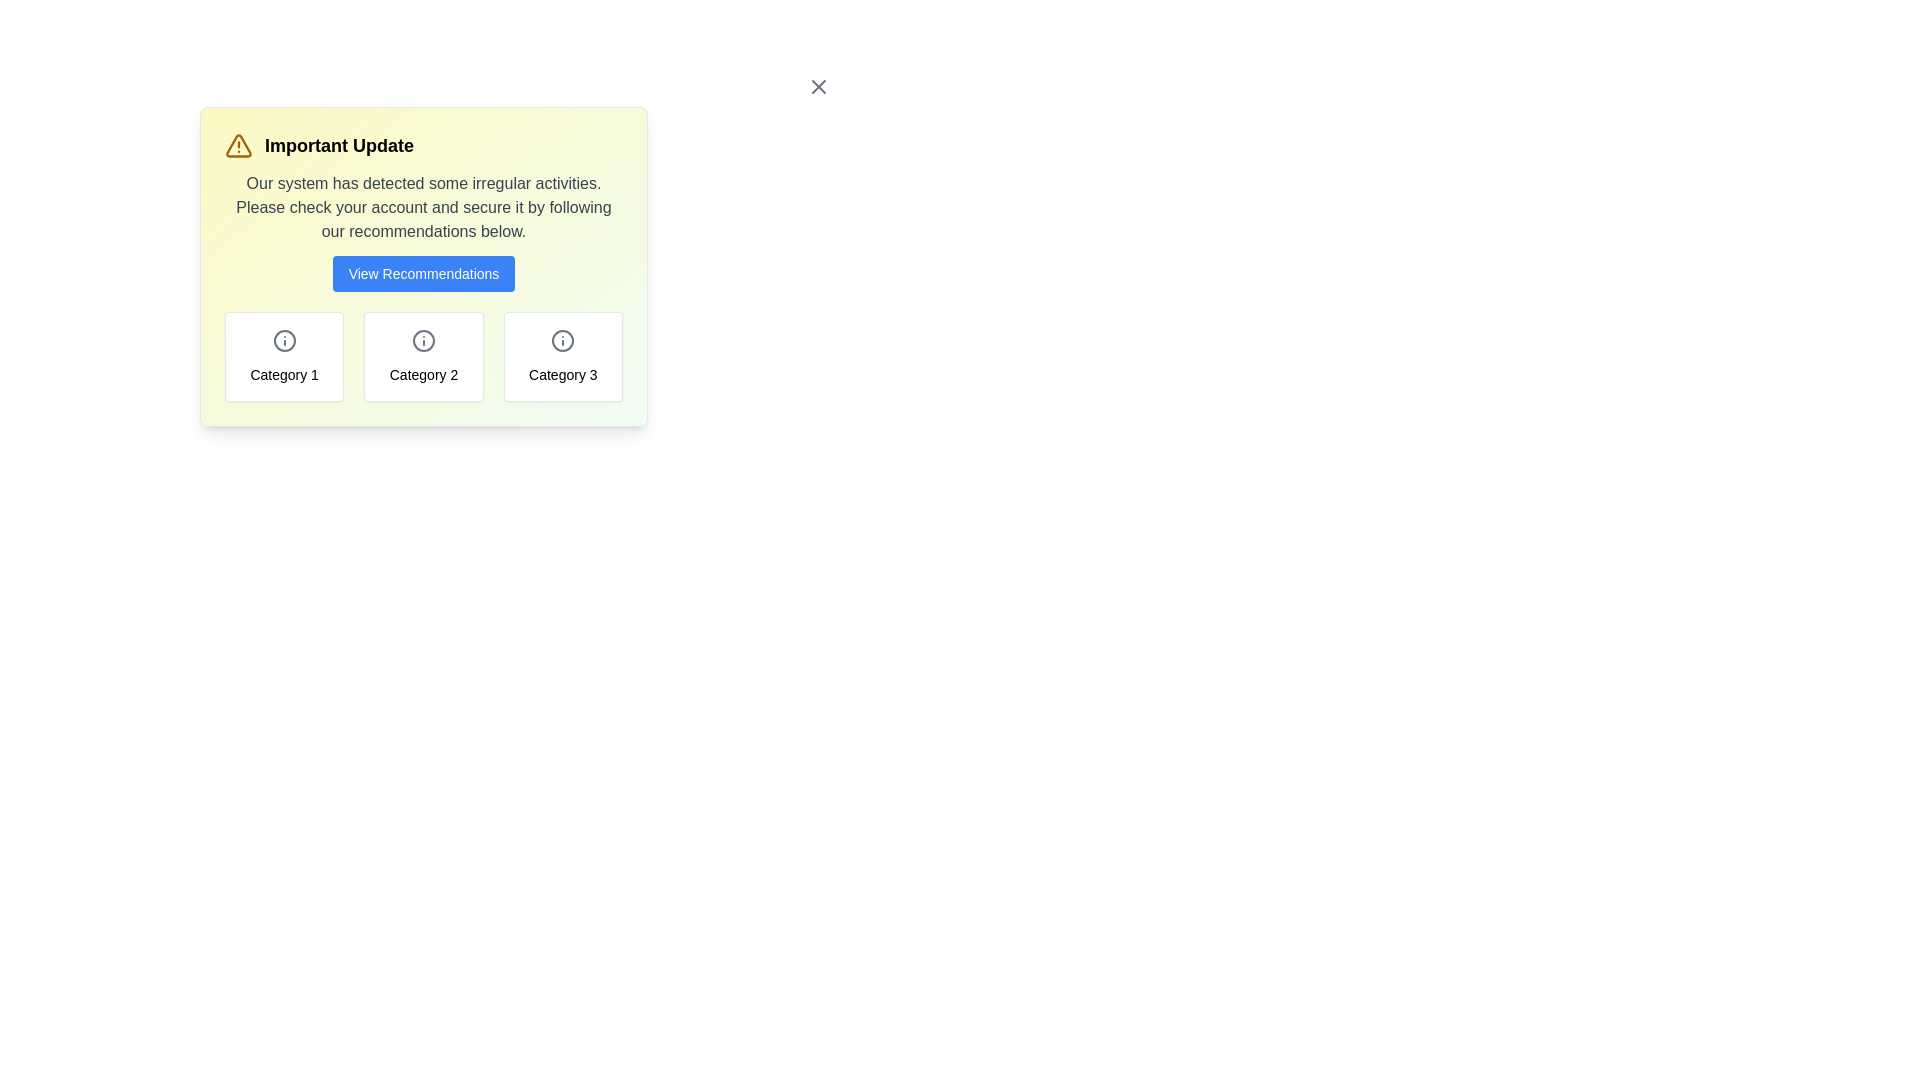 This screenshot has width=1920, height=1080. What do you see at coordinates (422, 356) in the screenshot?
I see `the category box labeled Category 2` at bounding box center [422, 356].